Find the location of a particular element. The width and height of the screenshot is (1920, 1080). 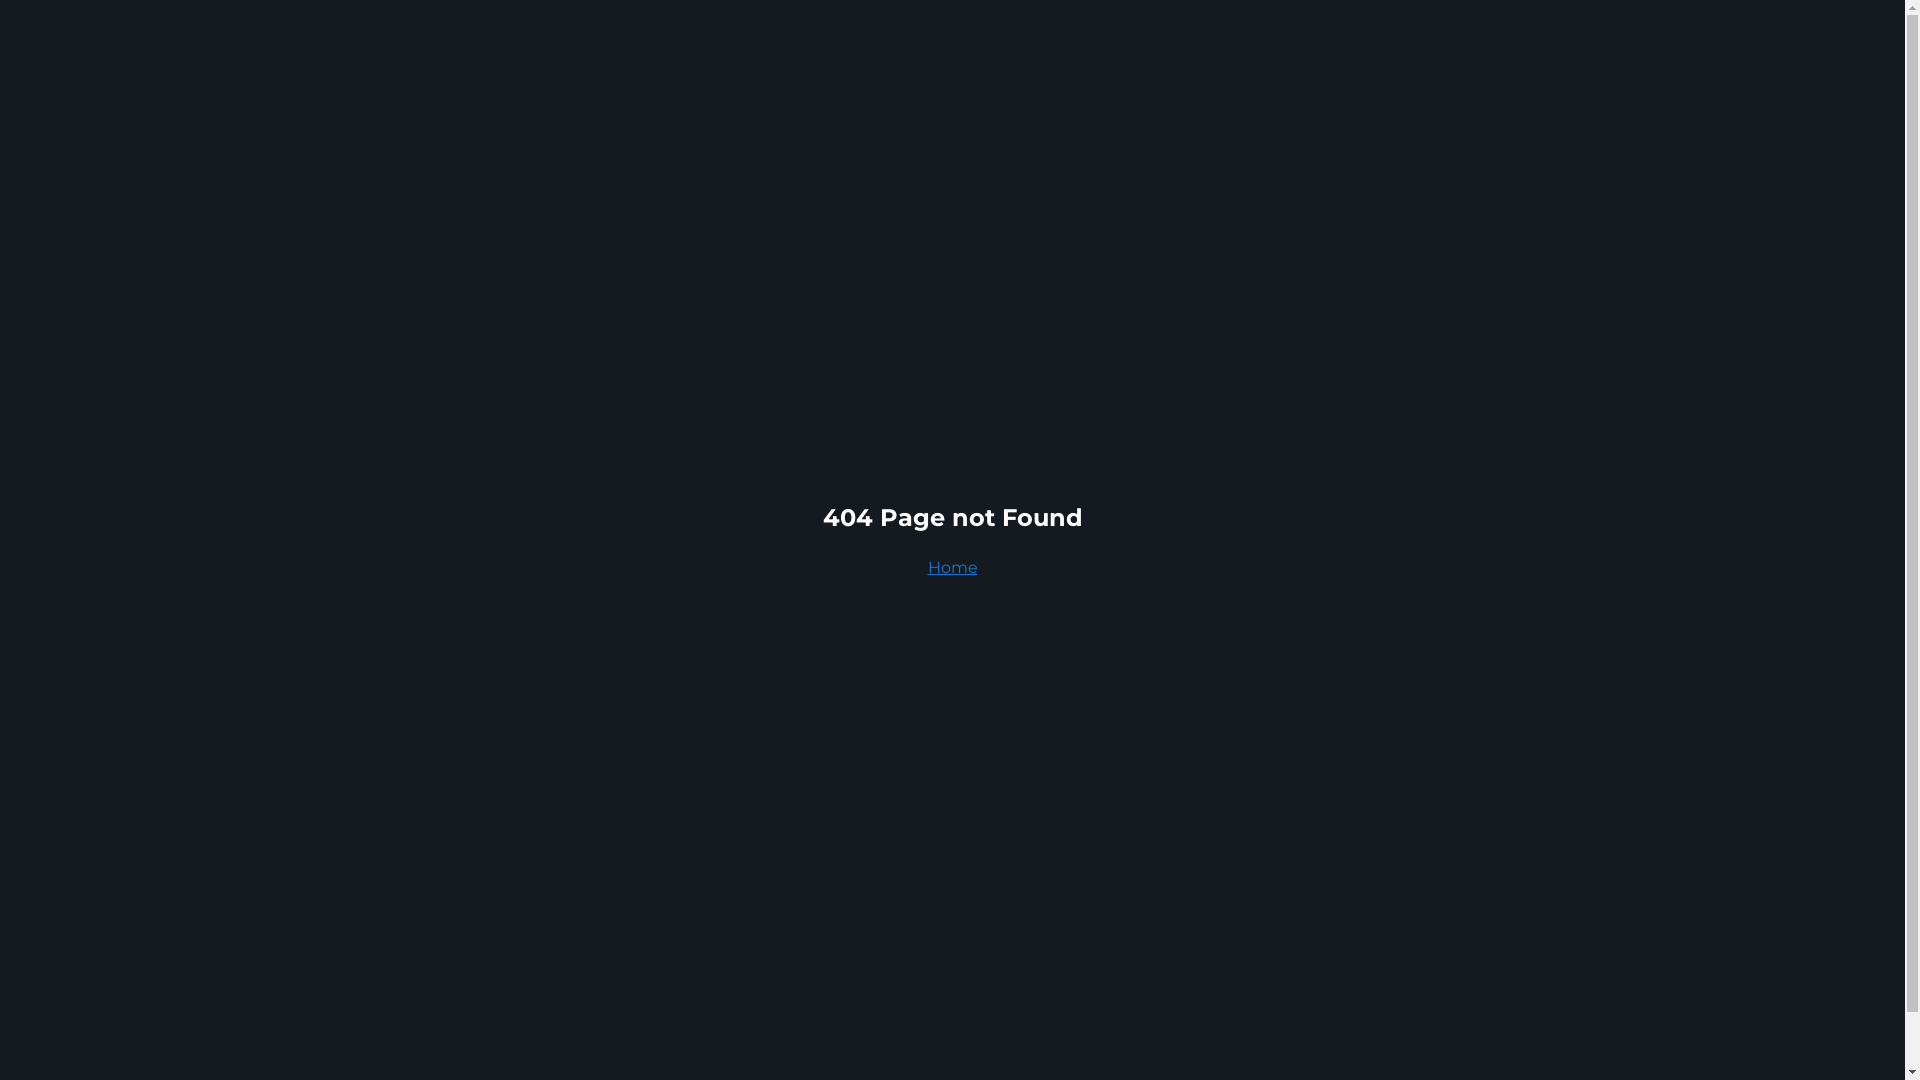

'Home' is located at coordinates (952, 567).